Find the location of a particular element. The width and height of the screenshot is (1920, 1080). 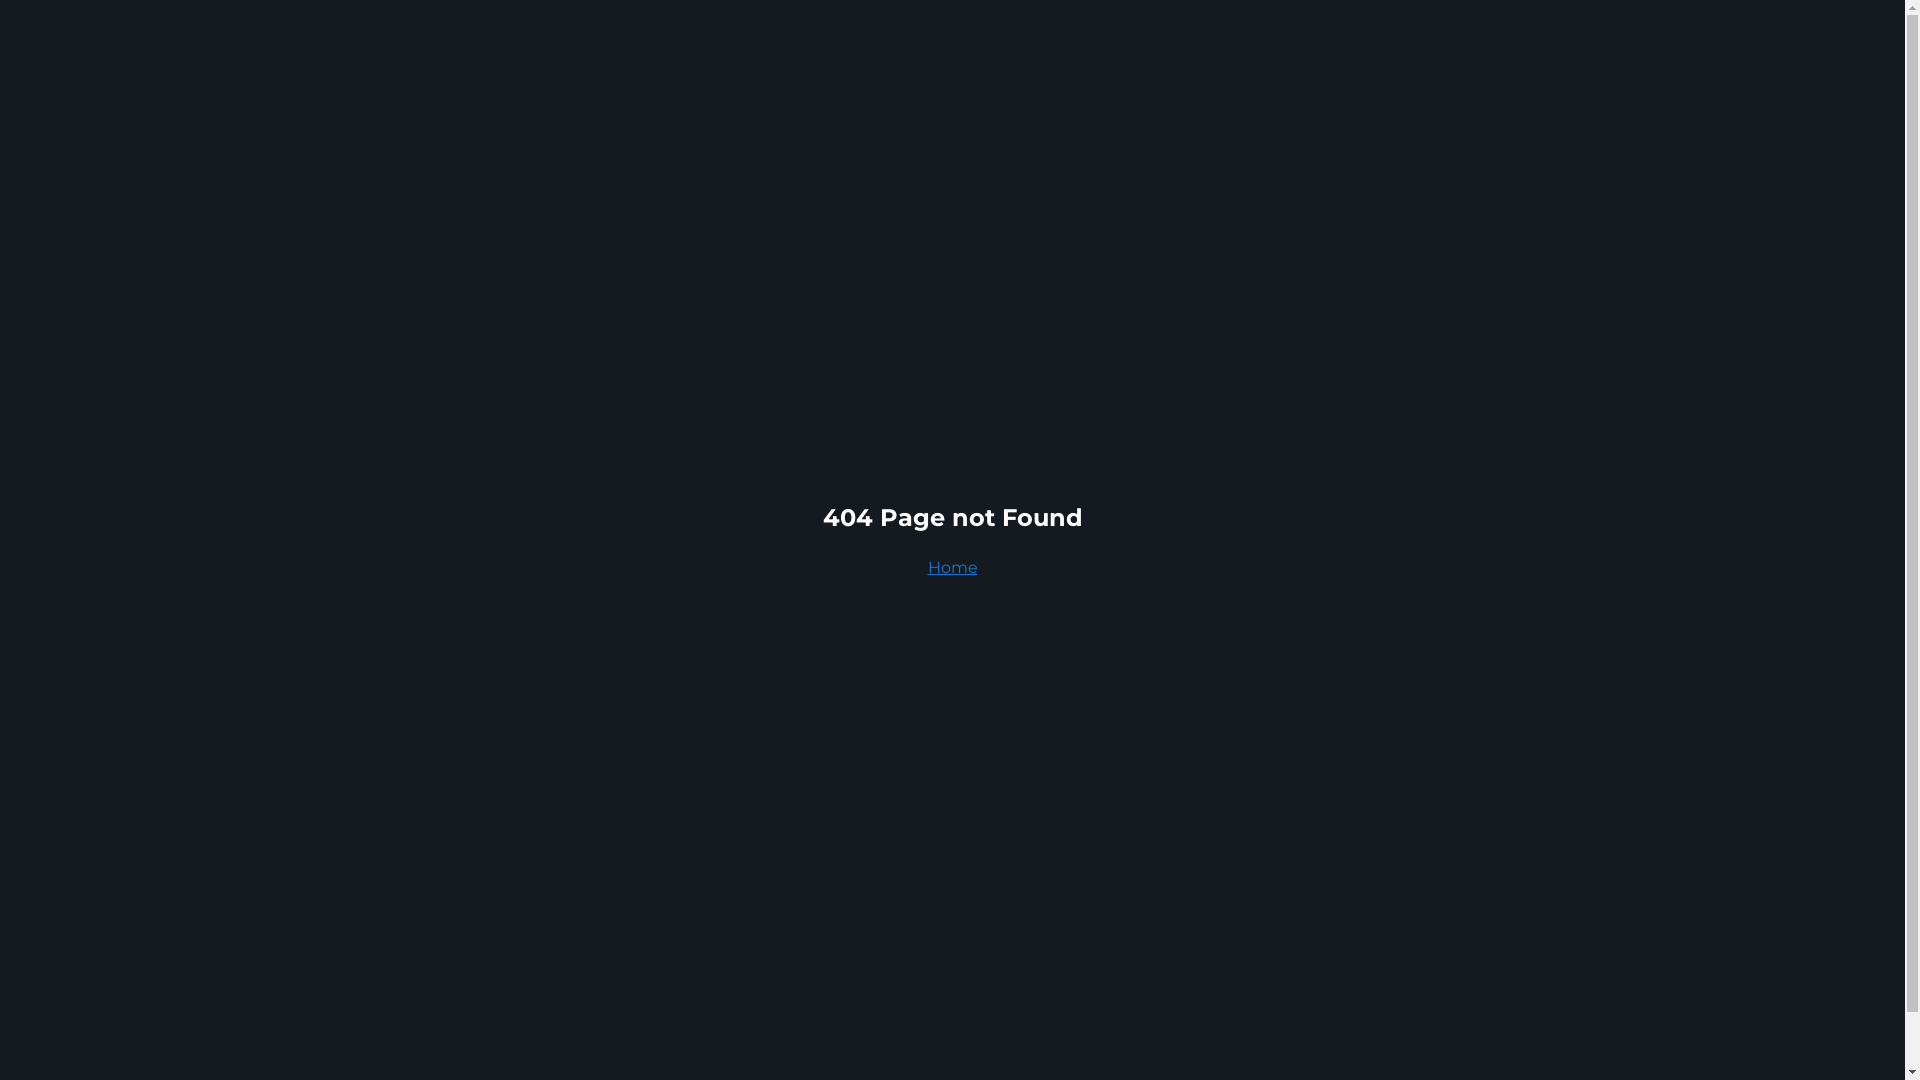

'Home' is located at coordinates (952, 567).